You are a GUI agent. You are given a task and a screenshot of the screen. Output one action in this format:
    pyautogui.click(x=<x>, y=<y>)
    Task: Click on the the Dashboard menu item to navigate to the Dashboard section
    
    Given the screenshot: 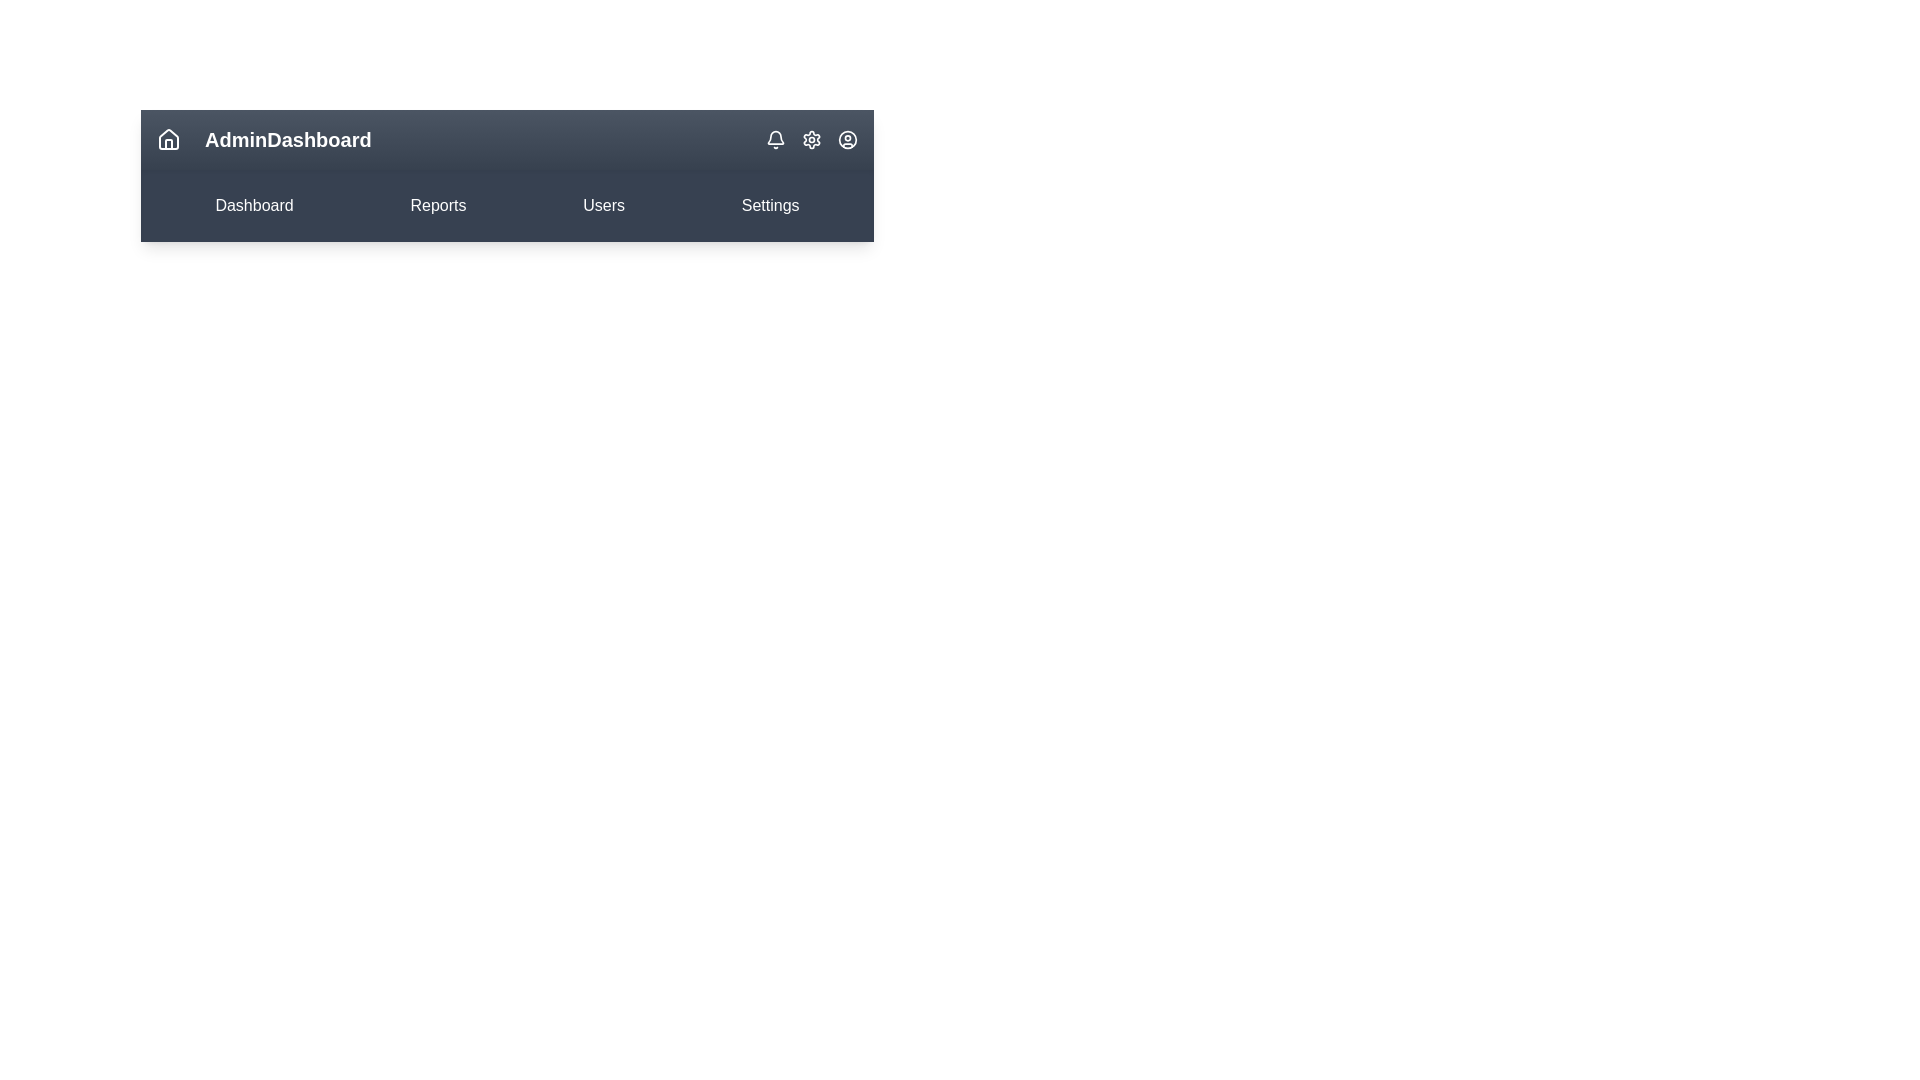 What is the action you would take?
    pyautogui.click(x=253, y=205)
    